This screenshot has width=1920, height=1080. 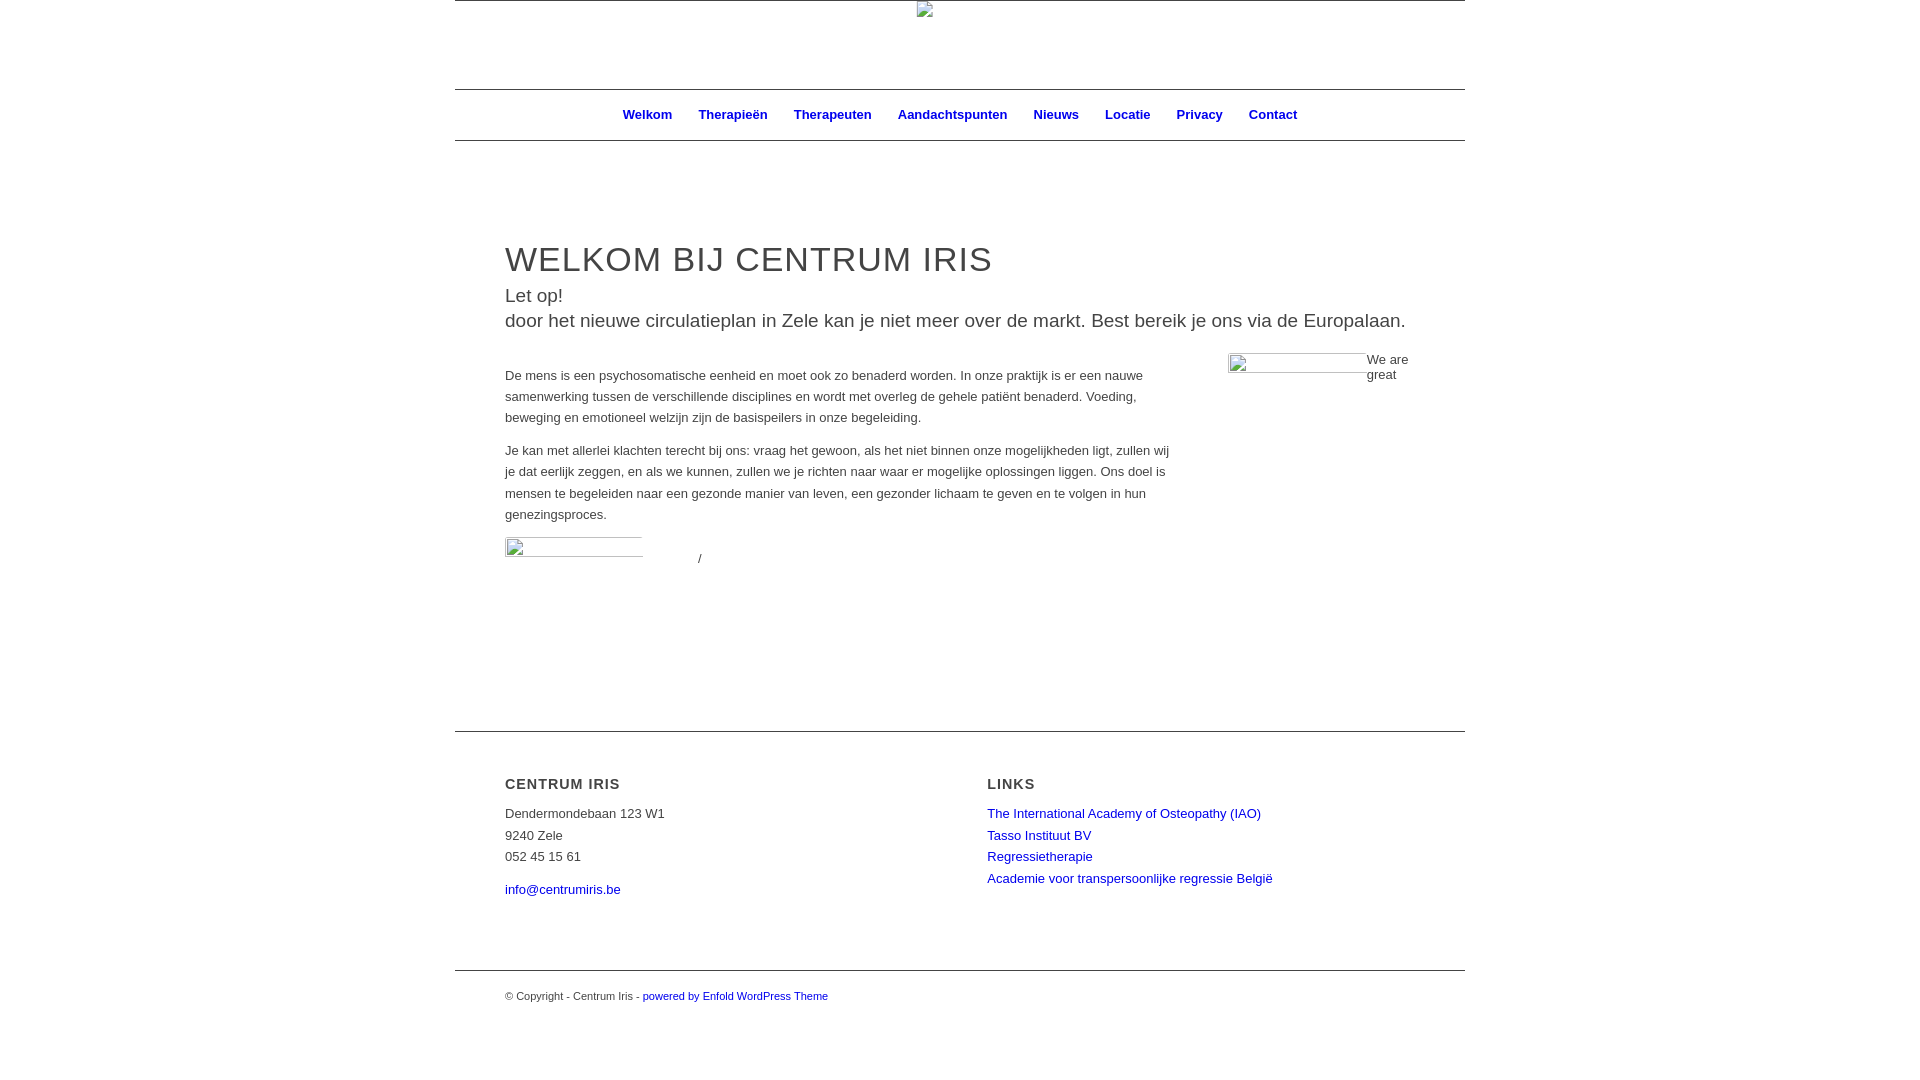 I want to click on 'powered by Enfold WordPress Theme', so click(x=734, y=995).